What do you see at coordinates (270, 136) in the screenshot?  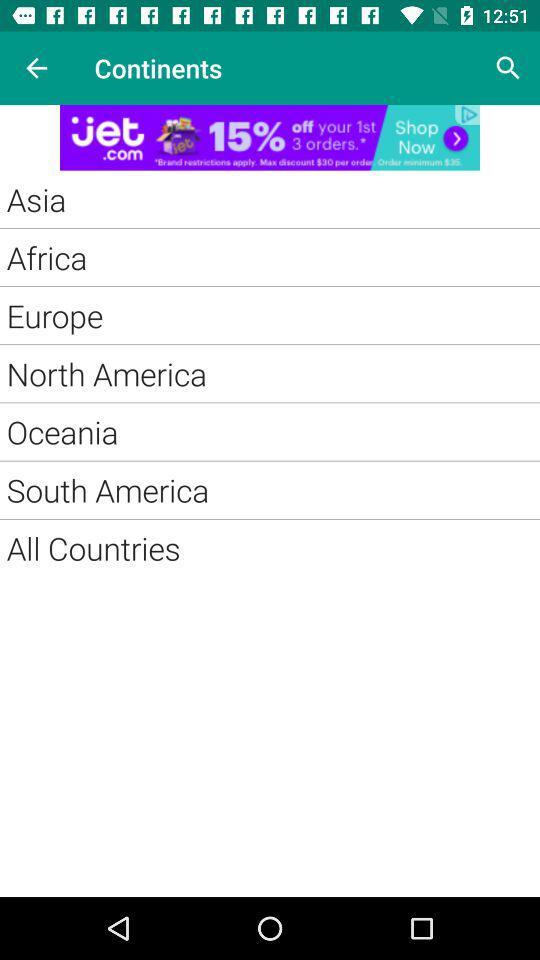 I see `advertisements button` at bounding box center [270, 136].